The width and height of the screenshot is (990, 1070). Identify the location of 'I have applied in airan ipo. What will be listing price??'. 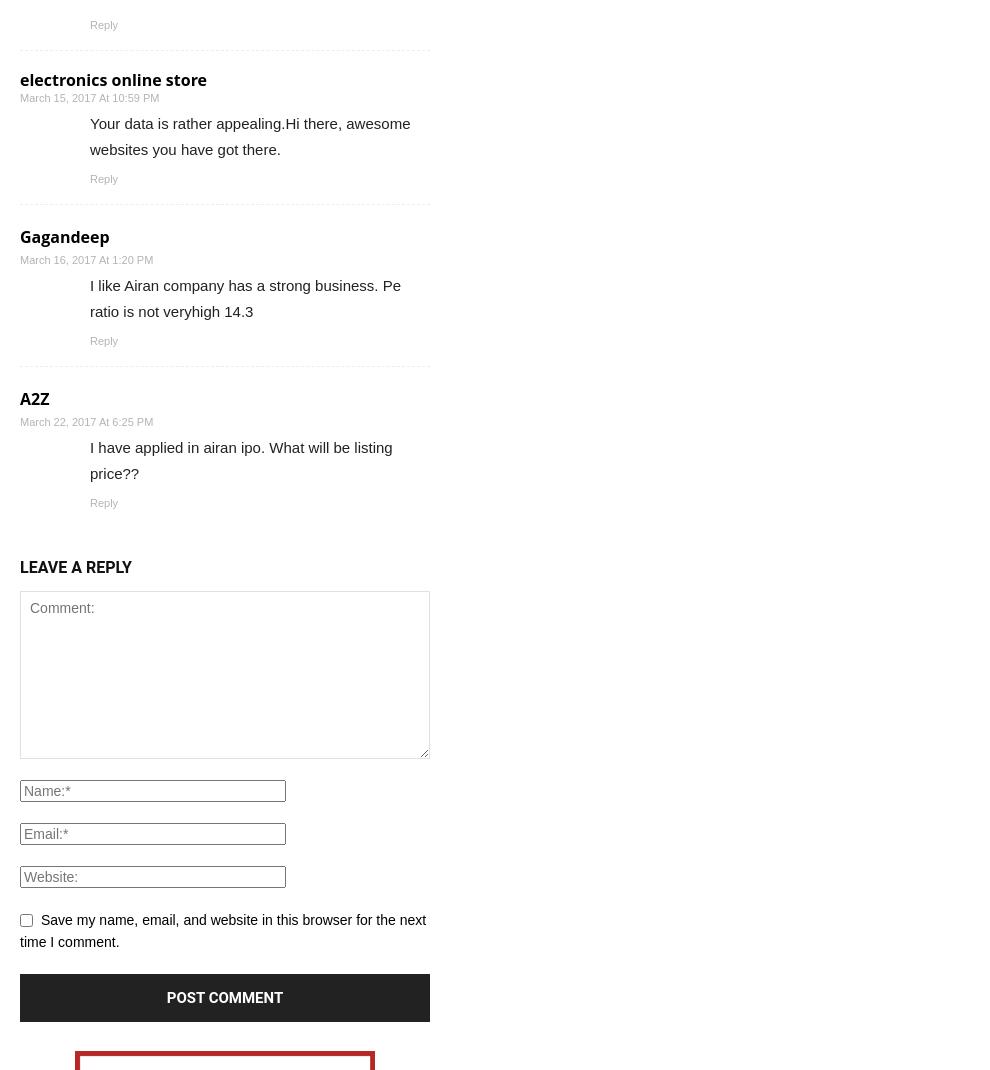
(89, 459).